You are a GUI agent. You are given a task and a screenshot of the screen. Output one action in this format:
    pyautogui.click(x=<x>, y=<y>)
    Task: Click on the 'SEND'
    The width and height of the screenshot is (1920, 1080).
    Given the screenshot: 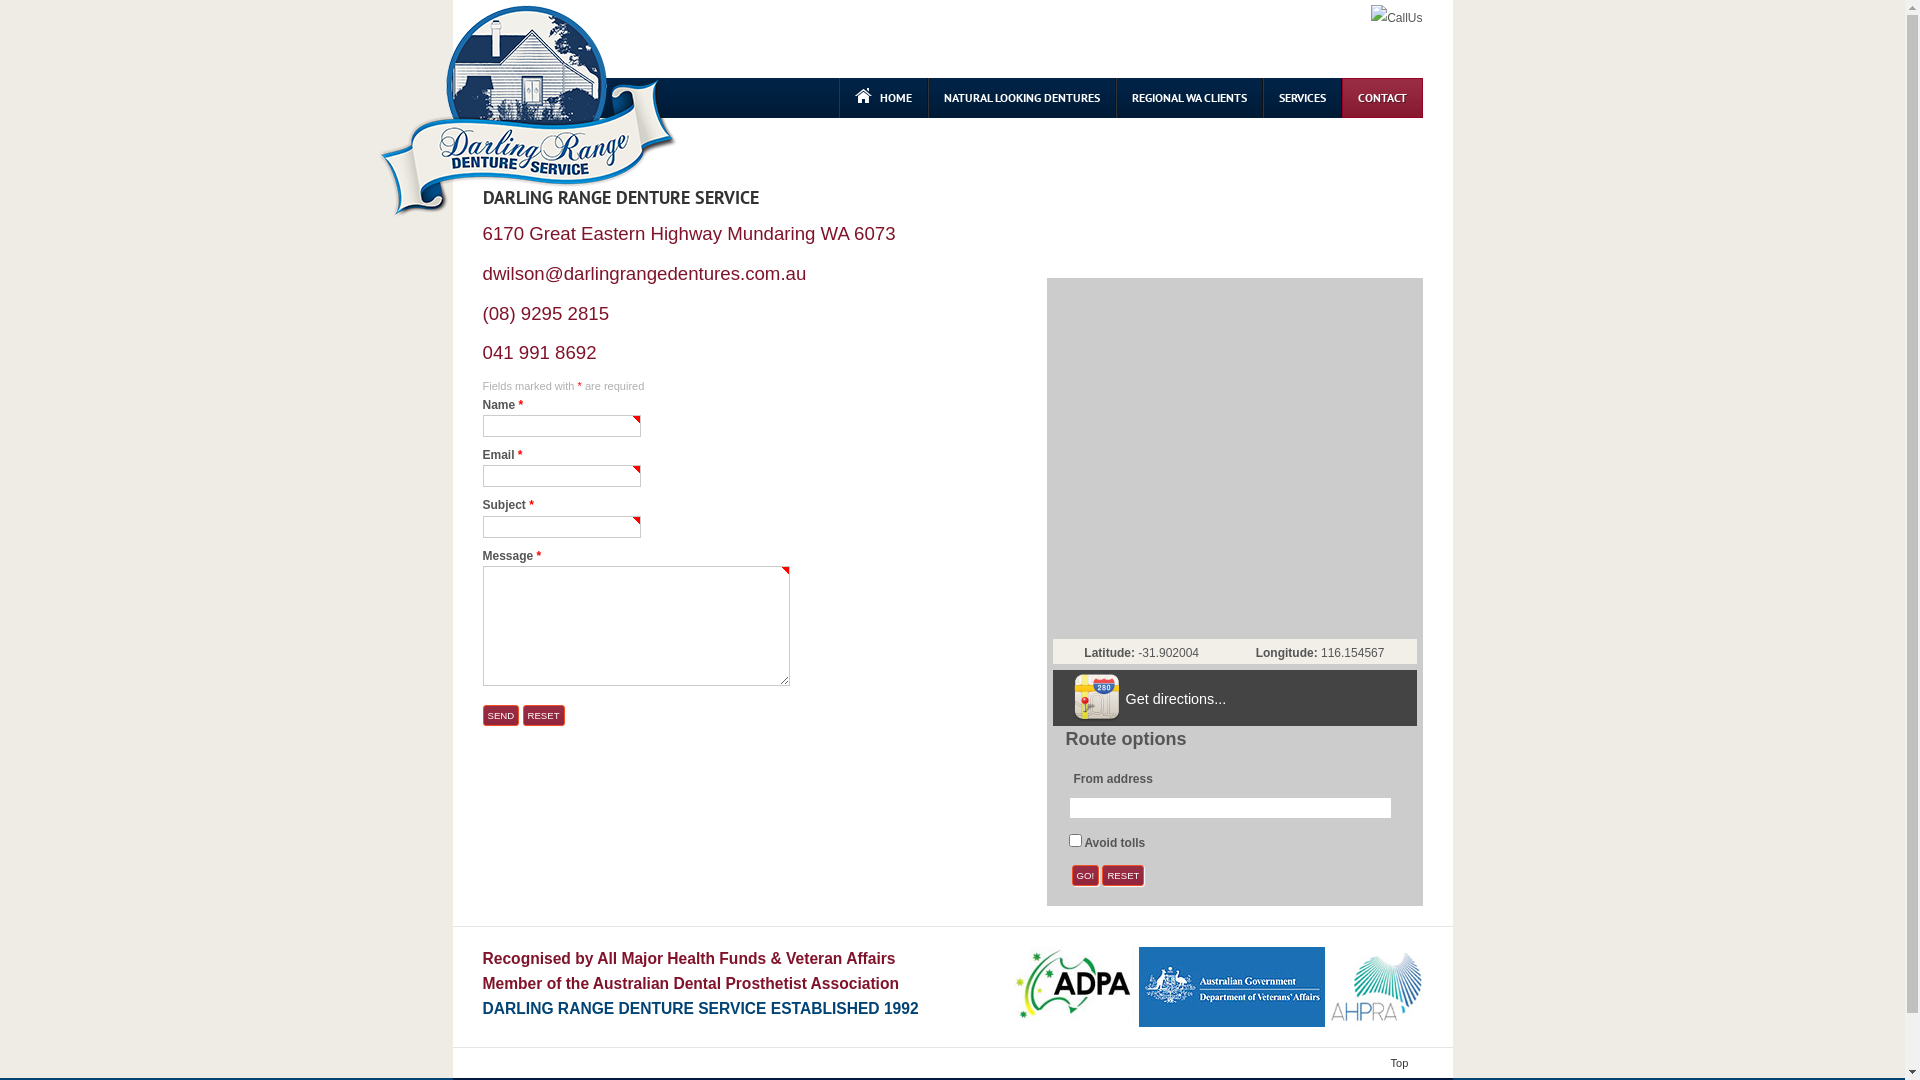 What is the action you would take?
    pyautogui.click(x=481, y=714)
    